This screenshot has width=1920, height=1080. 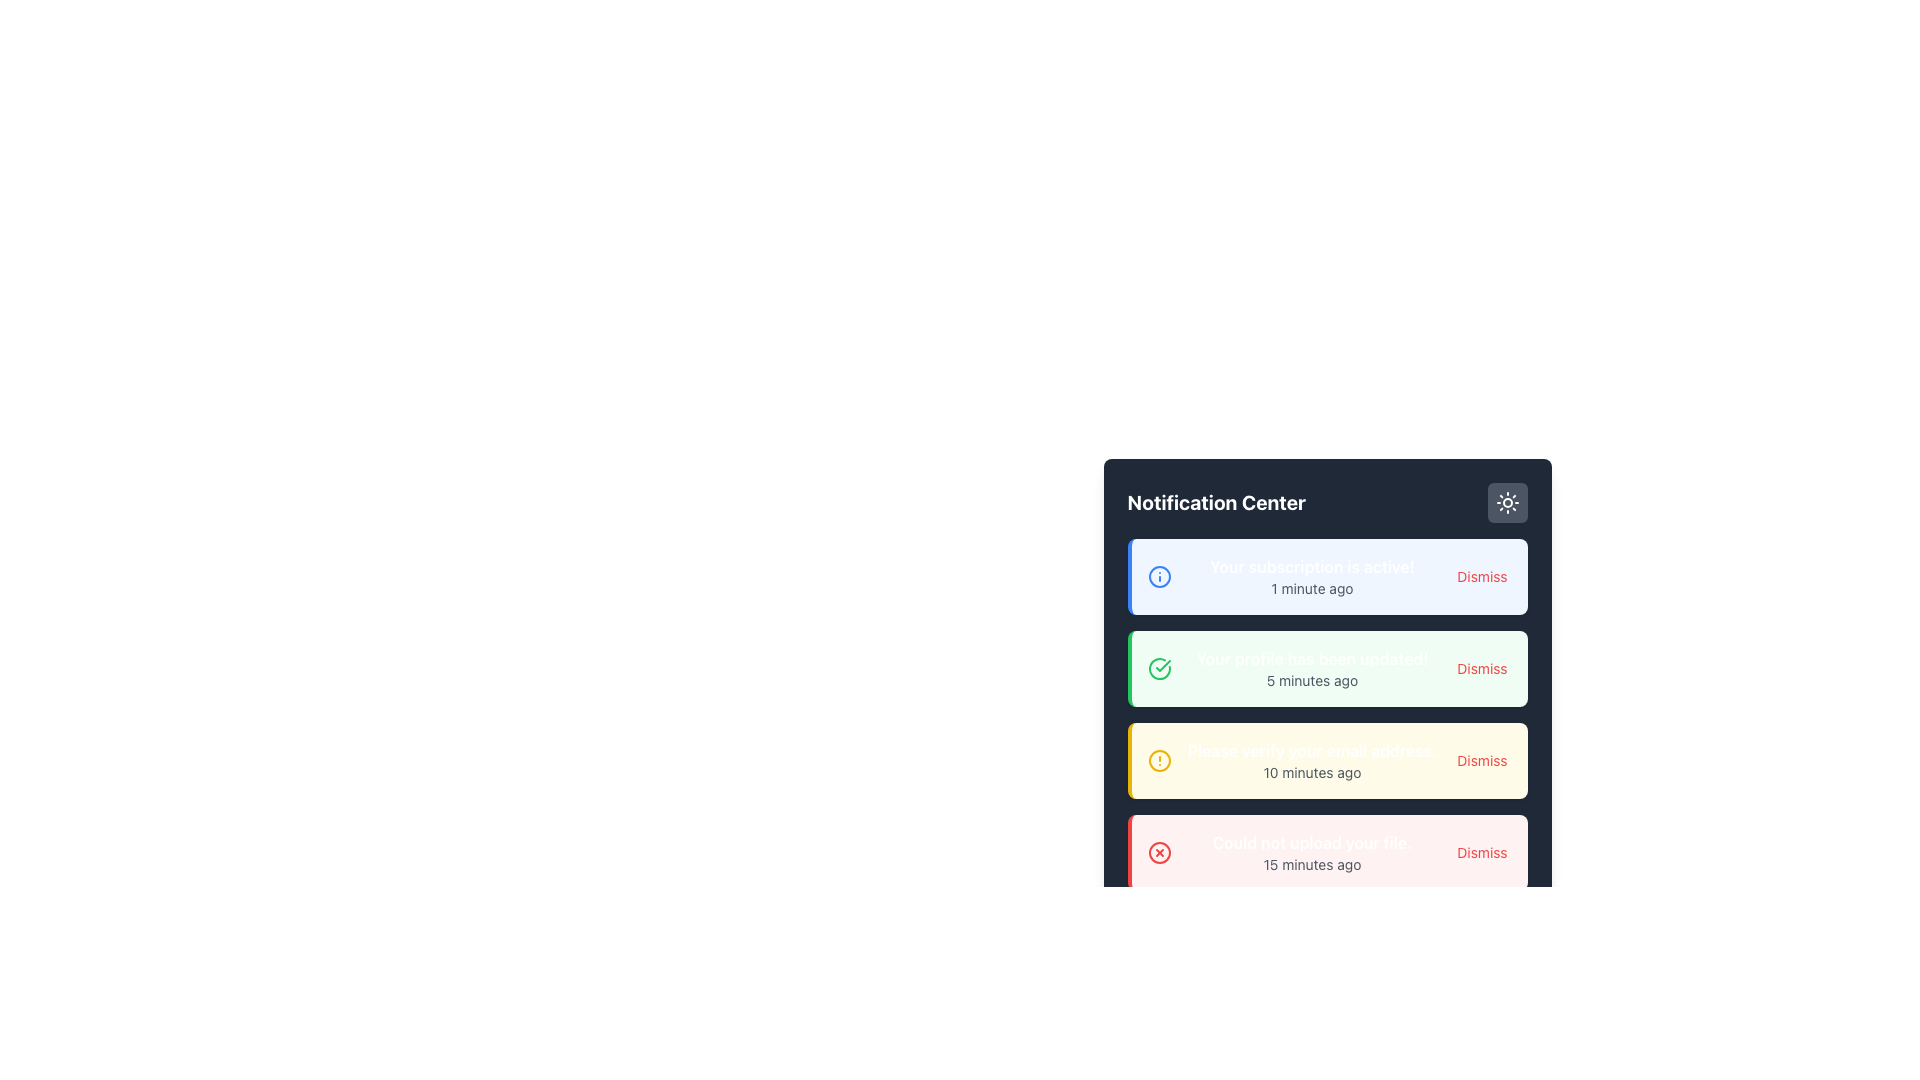 What do you see at coordinates (1312, 588) in the screenshot?
I see `timestamp information displayed in the text label located in the uppermost notification panel of the Notification Center, directly below the message 'Your subscription is active!' and slightly to its right` at bounding box center [1312, 588].